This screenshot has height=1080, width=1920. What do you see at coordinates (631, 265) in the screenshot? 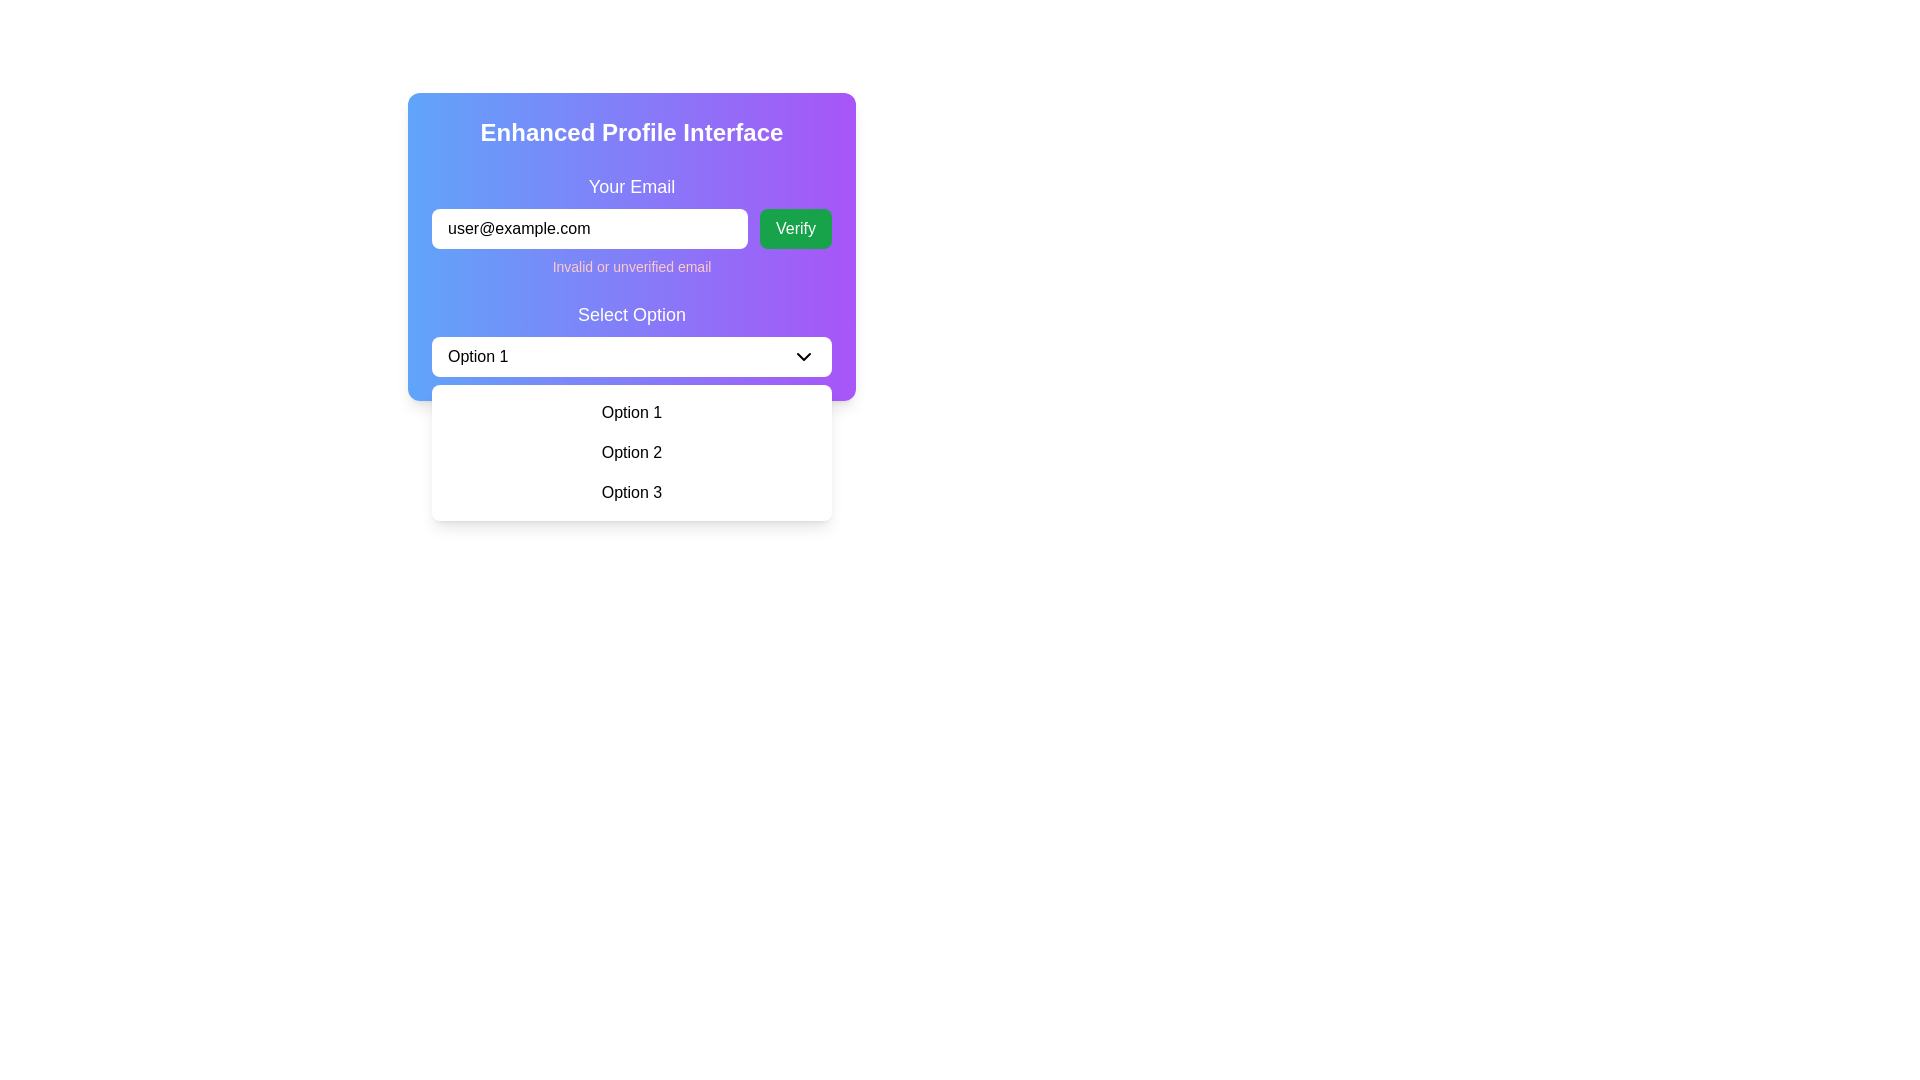
I see `the text label displaying 'Invalid or unverified email' located under the email input field and verify button` at bounding box center [631, 265].